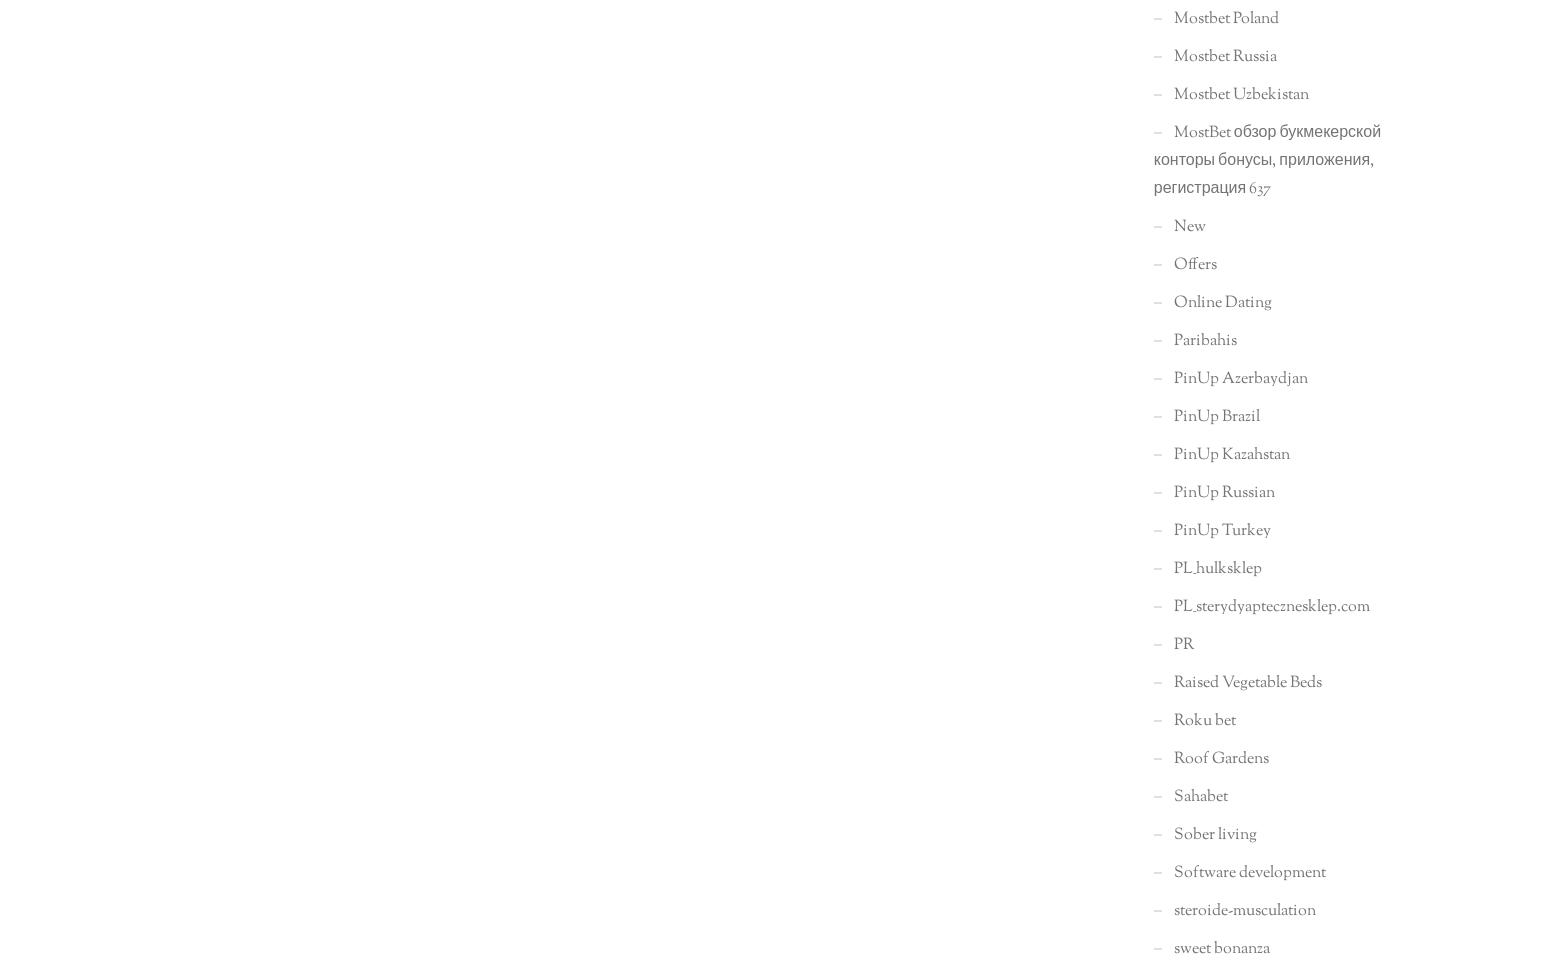 This screenshot has width=1550, height=973. Describe the element at coordinates (1173, 720) in the screenshot. I see `'Roku bet'` at that location.